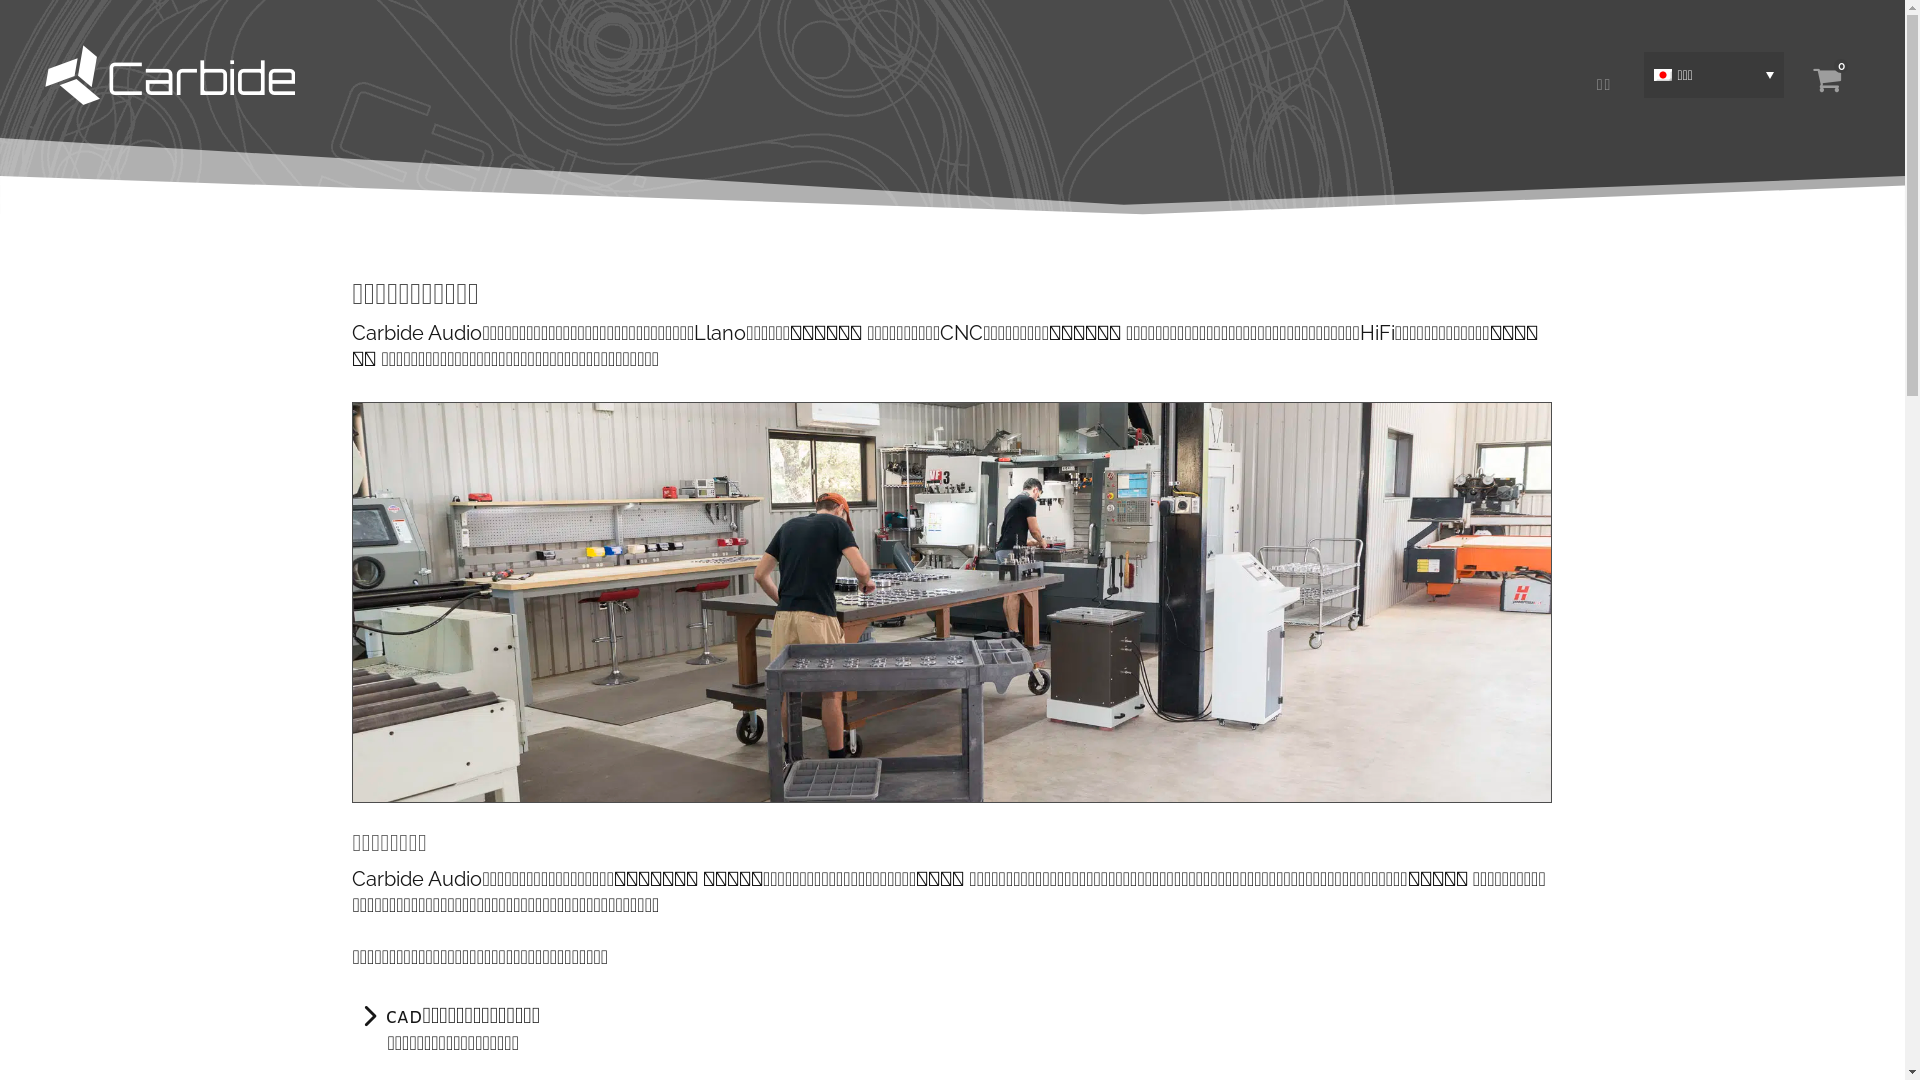  What do you see at coordinates (1813, 77) in the screenshot?
I see `'0'` at bounding box center [1813, 77].